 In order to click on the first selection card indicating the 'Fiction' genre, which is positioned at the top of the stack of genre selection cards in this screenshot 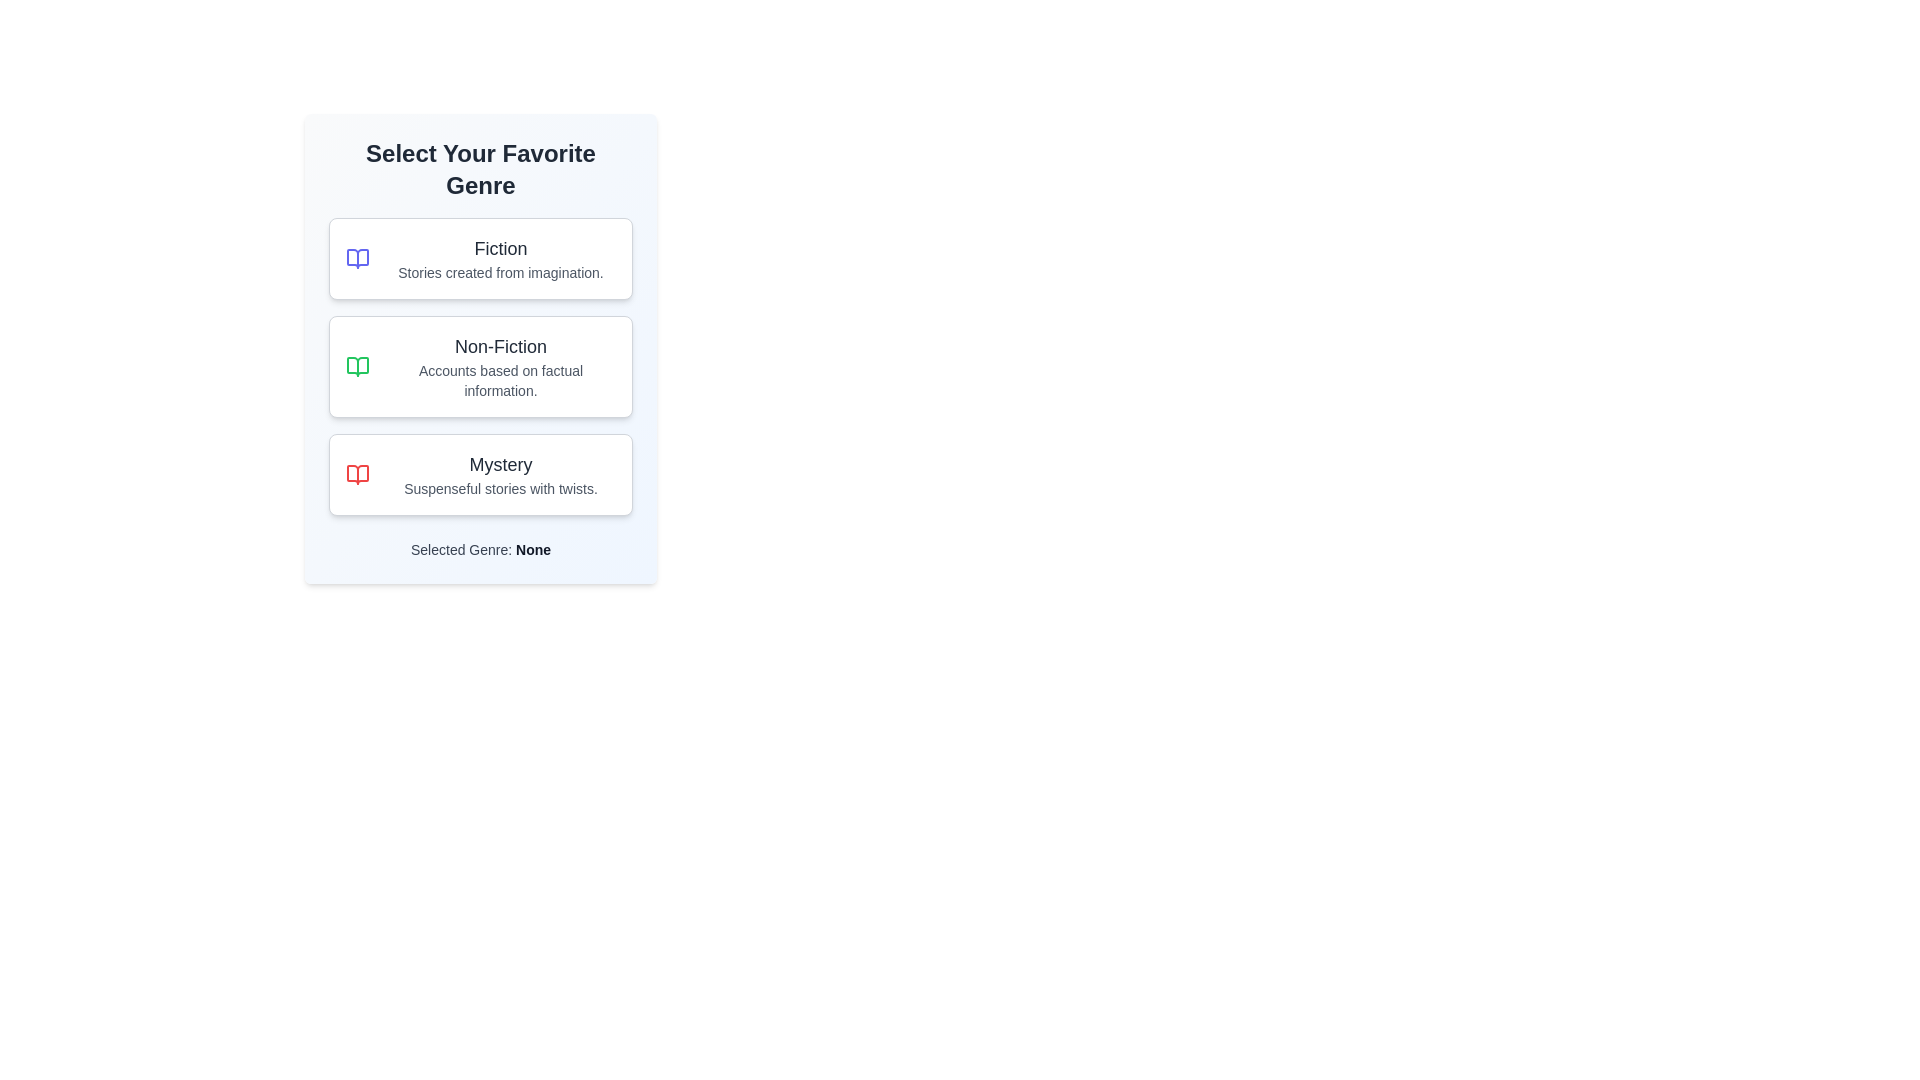, I will do `click(480, 257)`.